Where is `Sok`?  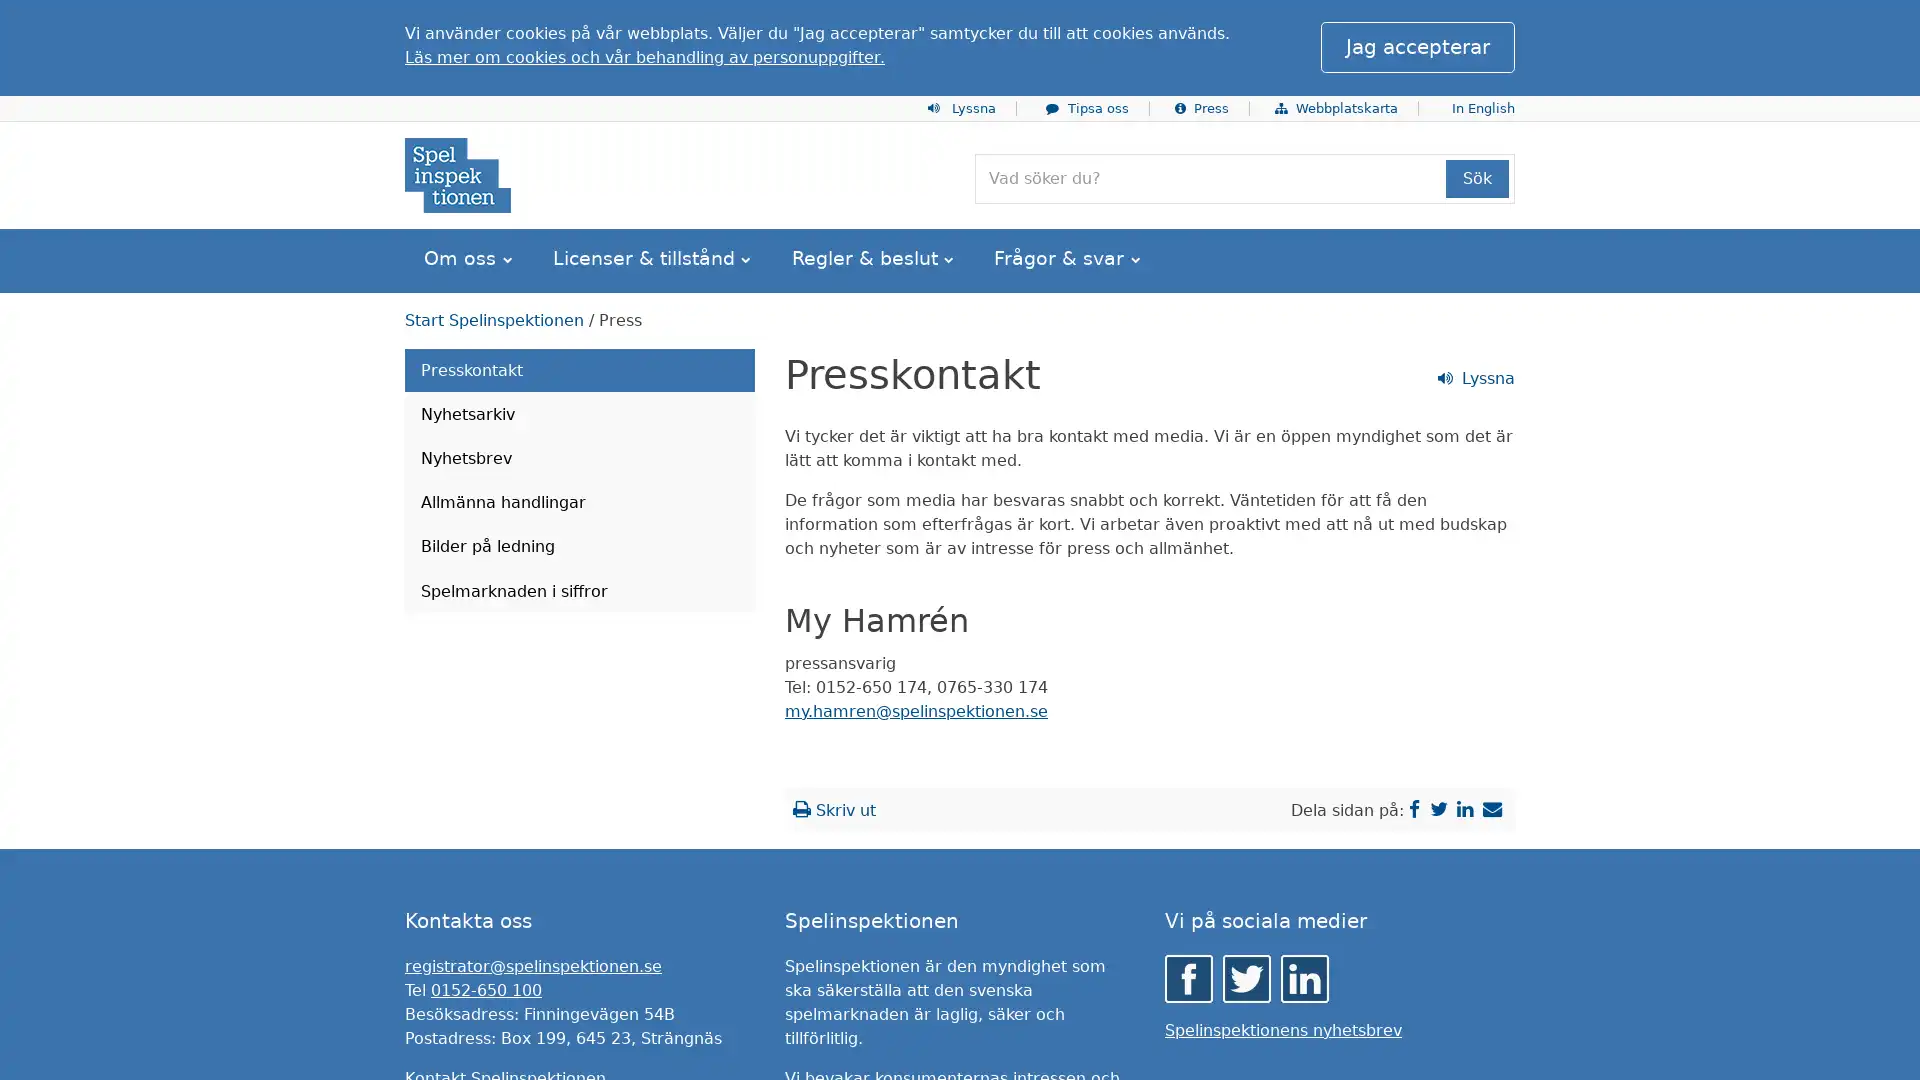 Sok is located at coordinates (1477, 177).